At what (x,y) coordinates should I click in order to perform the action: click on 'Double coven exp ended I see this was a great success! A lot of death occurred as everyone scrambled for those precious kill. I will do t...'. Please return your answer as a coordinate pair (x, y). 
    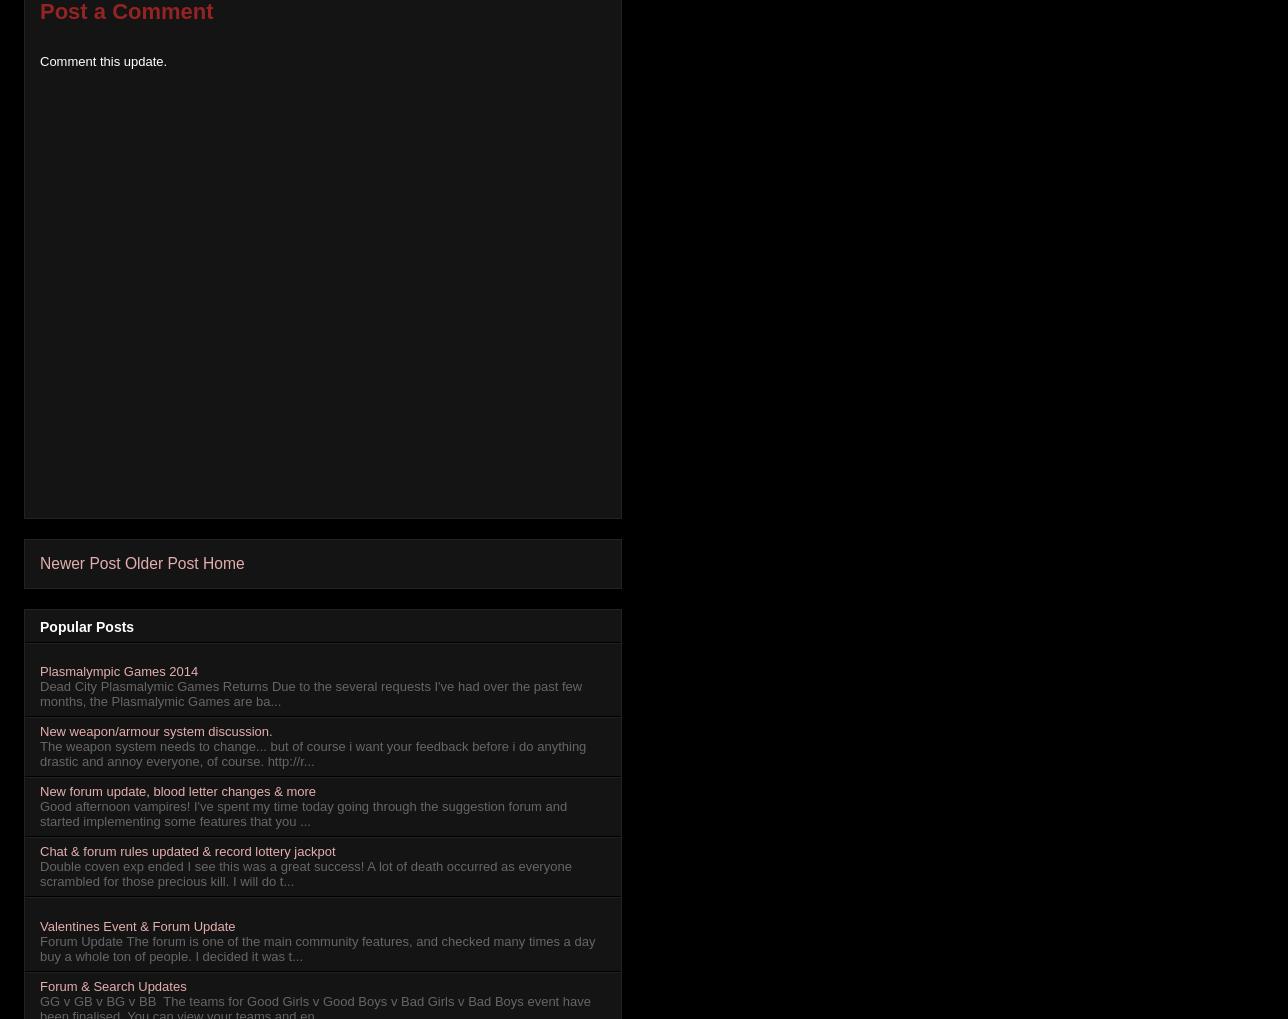
    Looking at the image, I should click on (305, 872).